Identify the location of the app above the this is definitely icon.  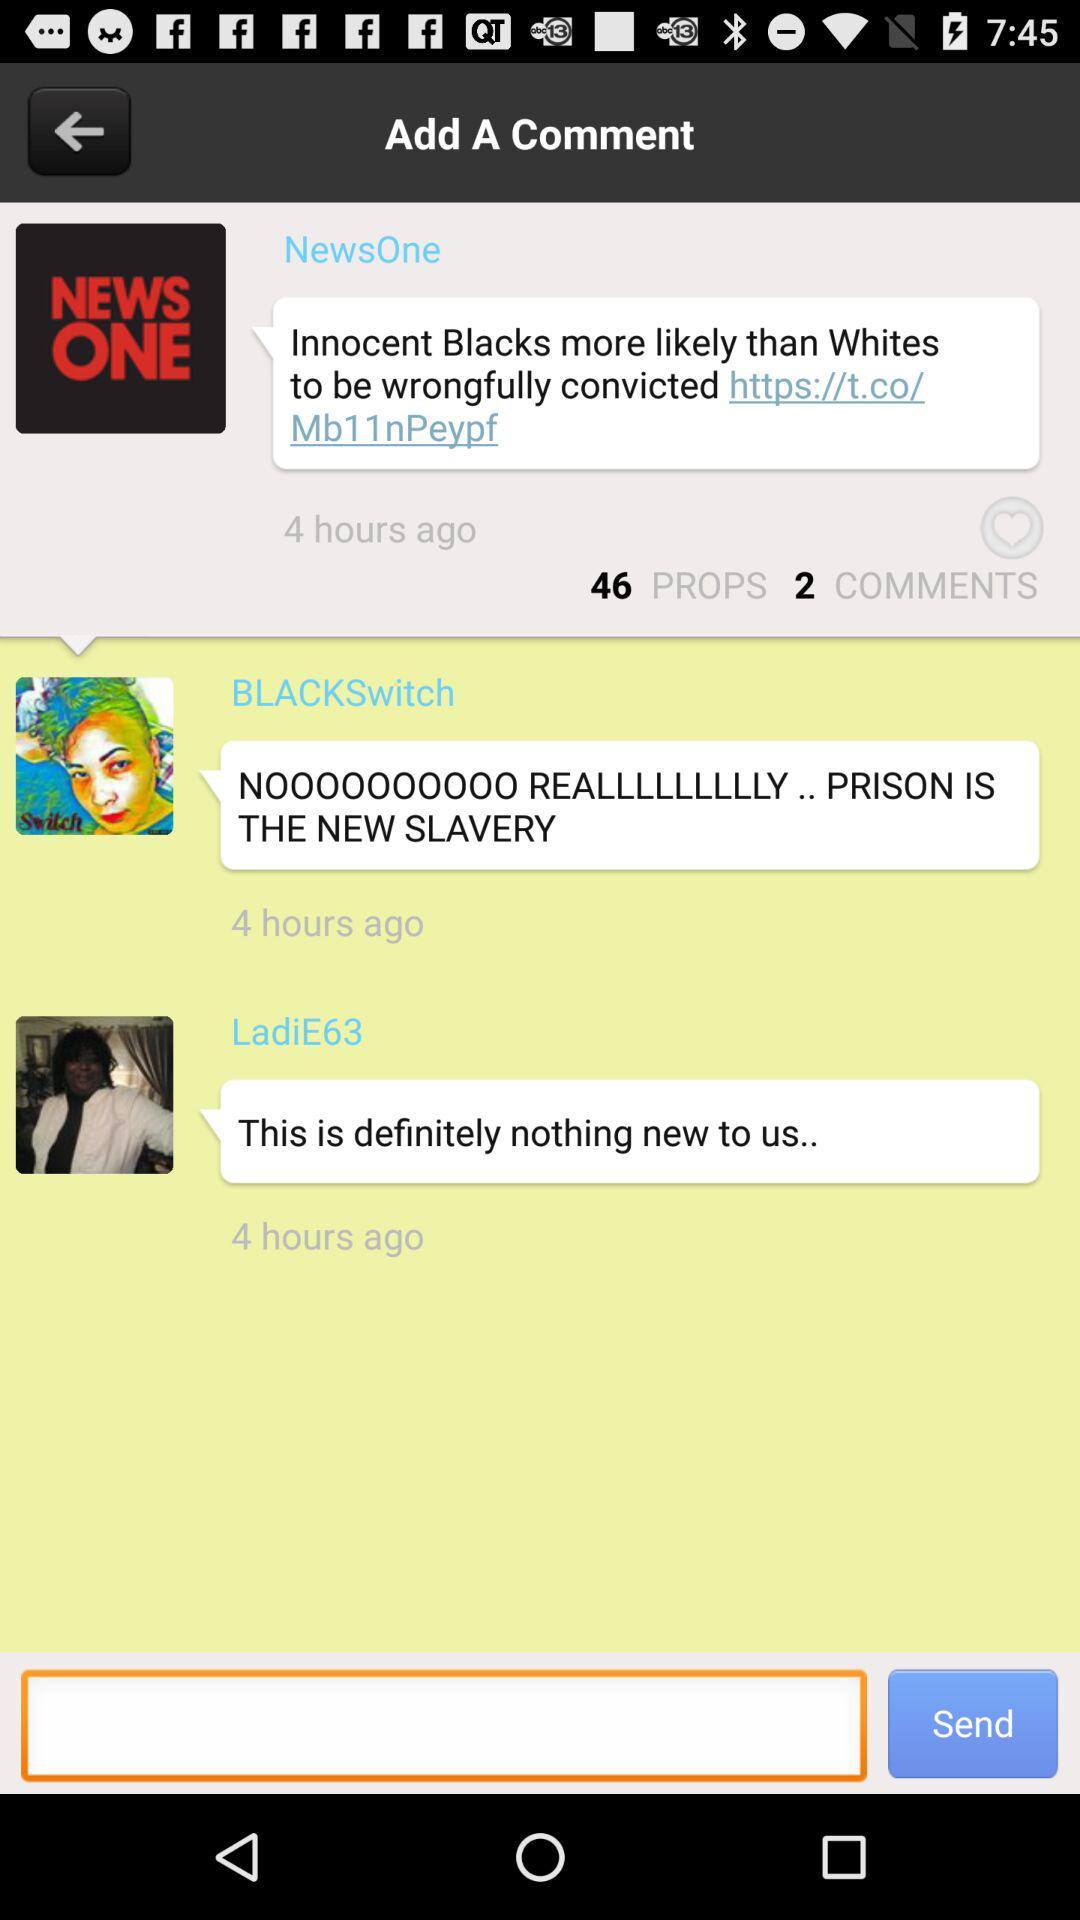
(297, 1030).